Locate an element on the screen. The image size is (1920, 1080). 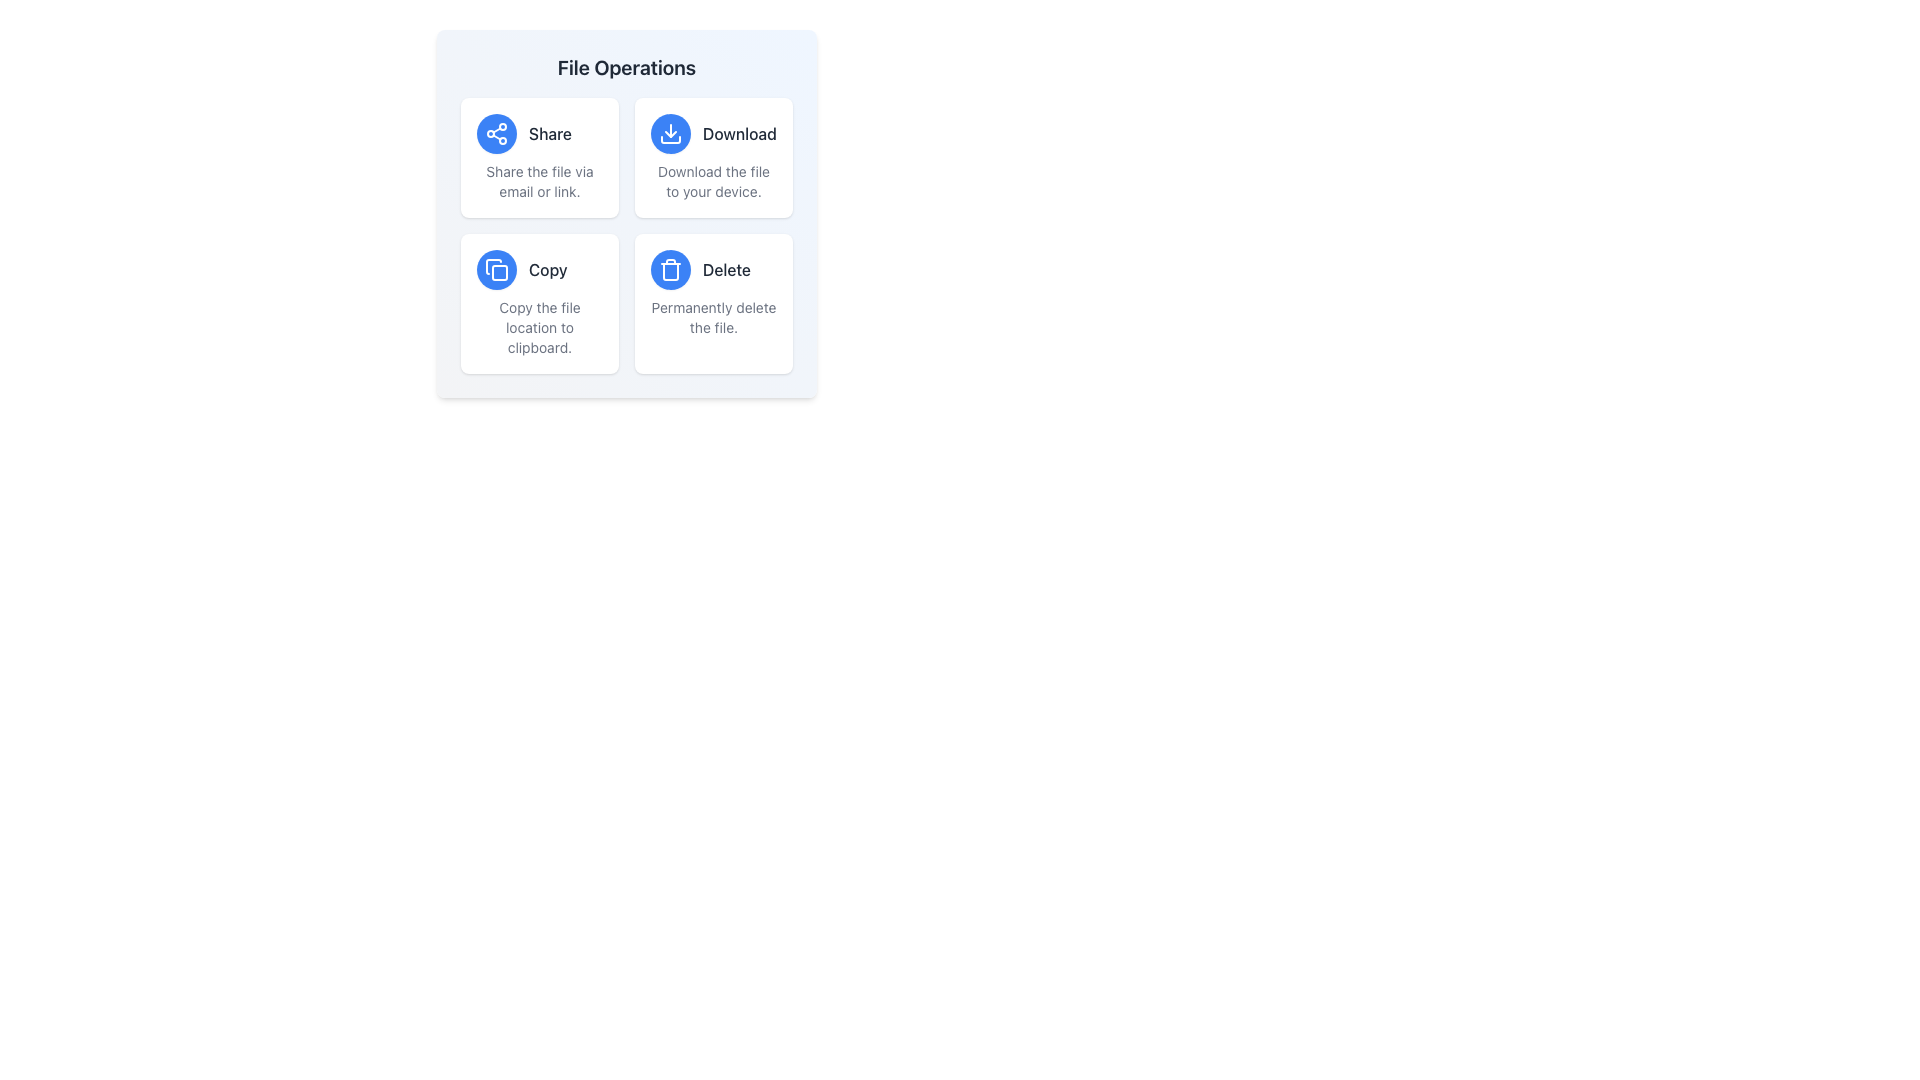
text label indicating the function of the associated icon for copying the file's location, located at the bottom-left of the 'File Operations' grid is located at coordinates (548, 270).